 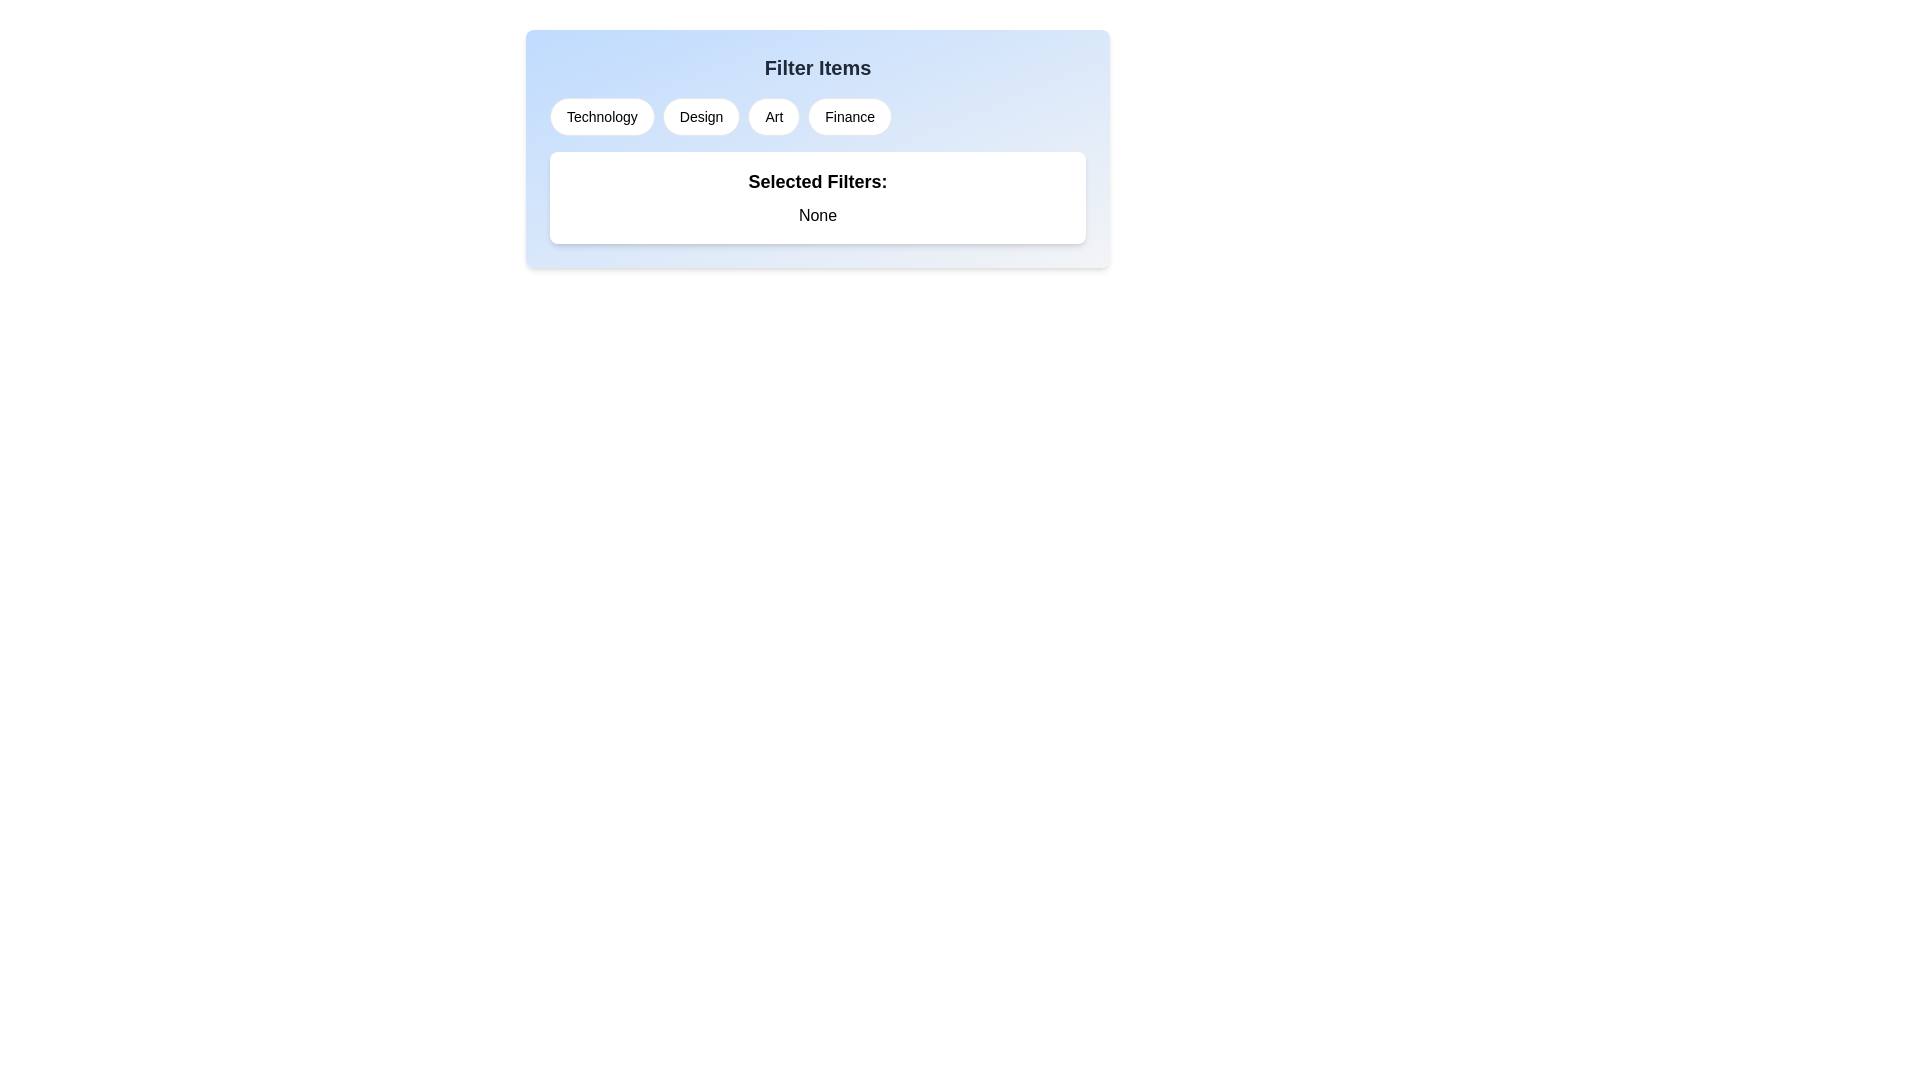 What do you see at coordinates (701, 116) in the screenshot?
I see `the filter chip labeled Design` at bounding box center [701, 116].